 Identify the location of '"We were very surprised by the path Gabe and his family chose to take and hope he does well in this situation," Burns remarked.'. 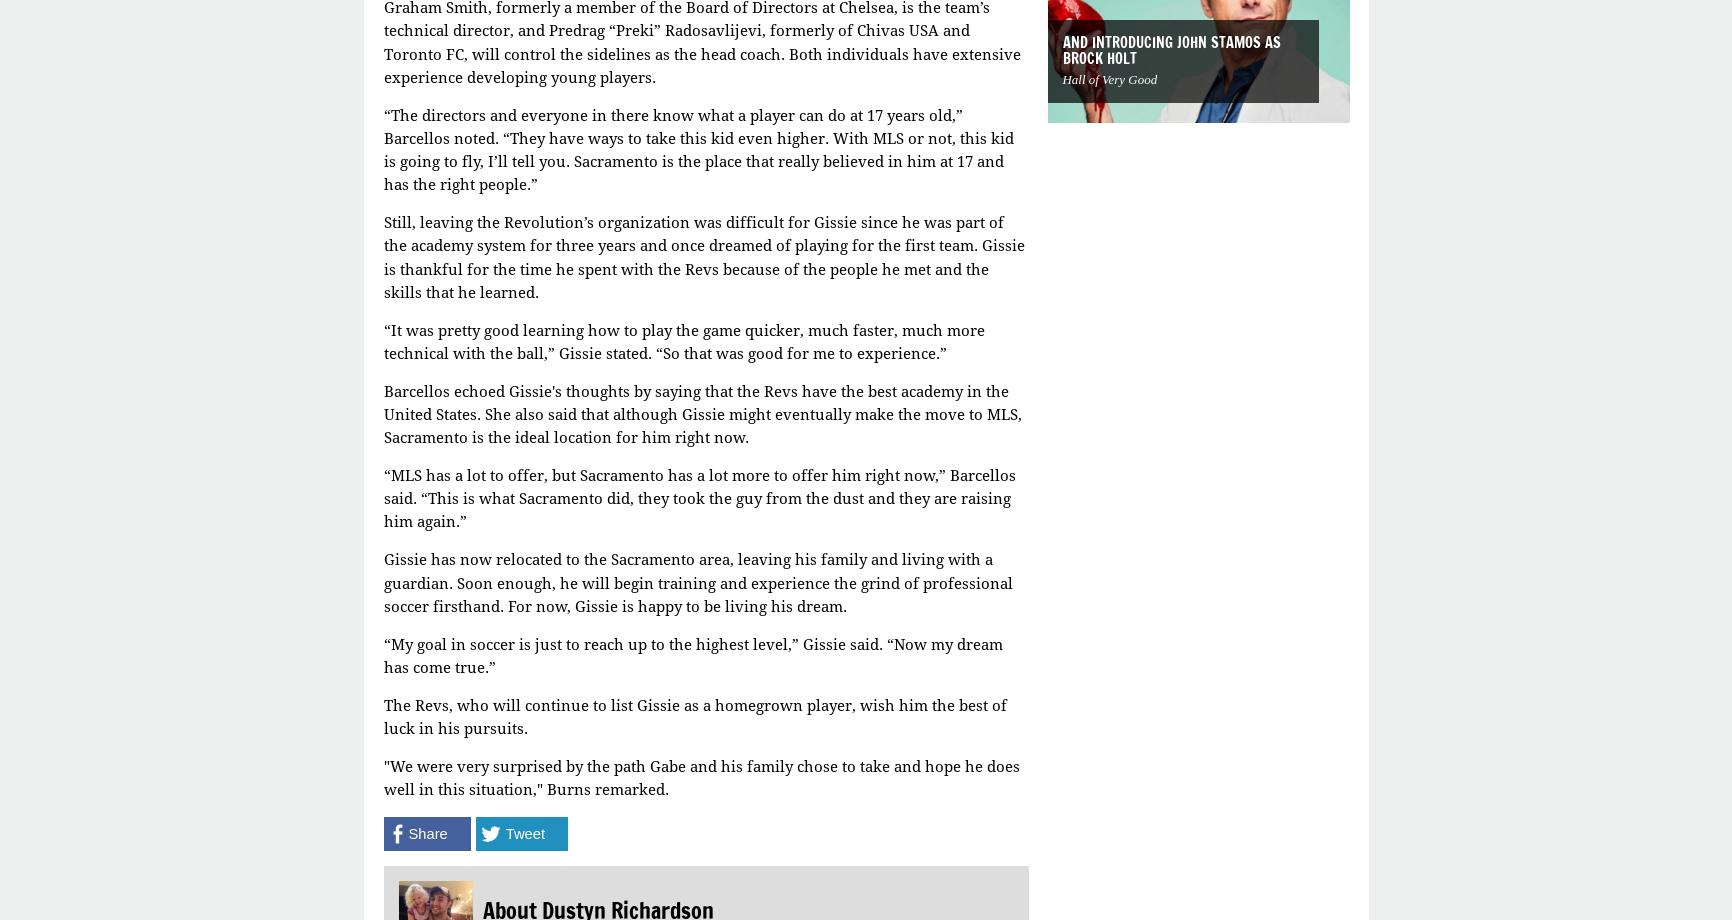
(381, 777).